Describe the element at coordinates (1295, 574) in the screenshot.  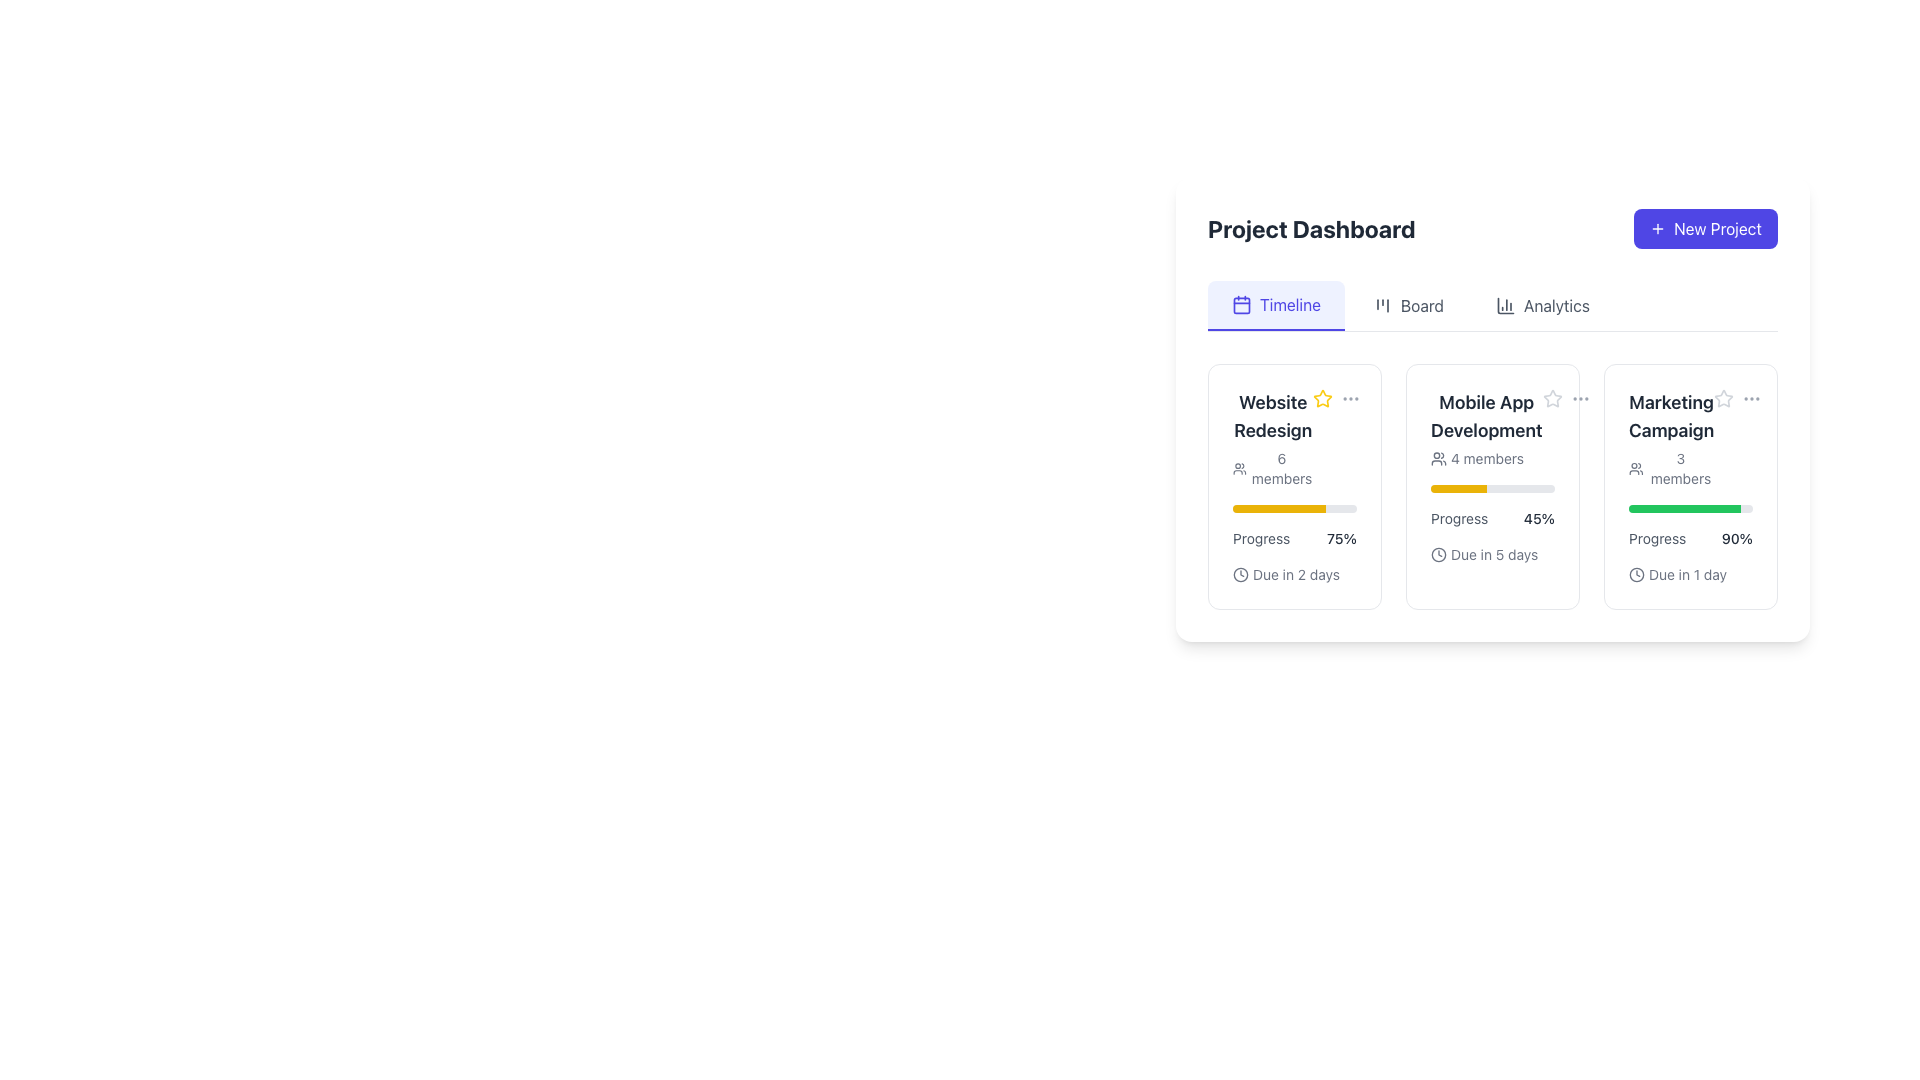
I see `due date information from the text element that displays 'Due in 2 days' with a clock icon to its left, located within the 'Website Redesign' card beneath the progress bar` at that location.